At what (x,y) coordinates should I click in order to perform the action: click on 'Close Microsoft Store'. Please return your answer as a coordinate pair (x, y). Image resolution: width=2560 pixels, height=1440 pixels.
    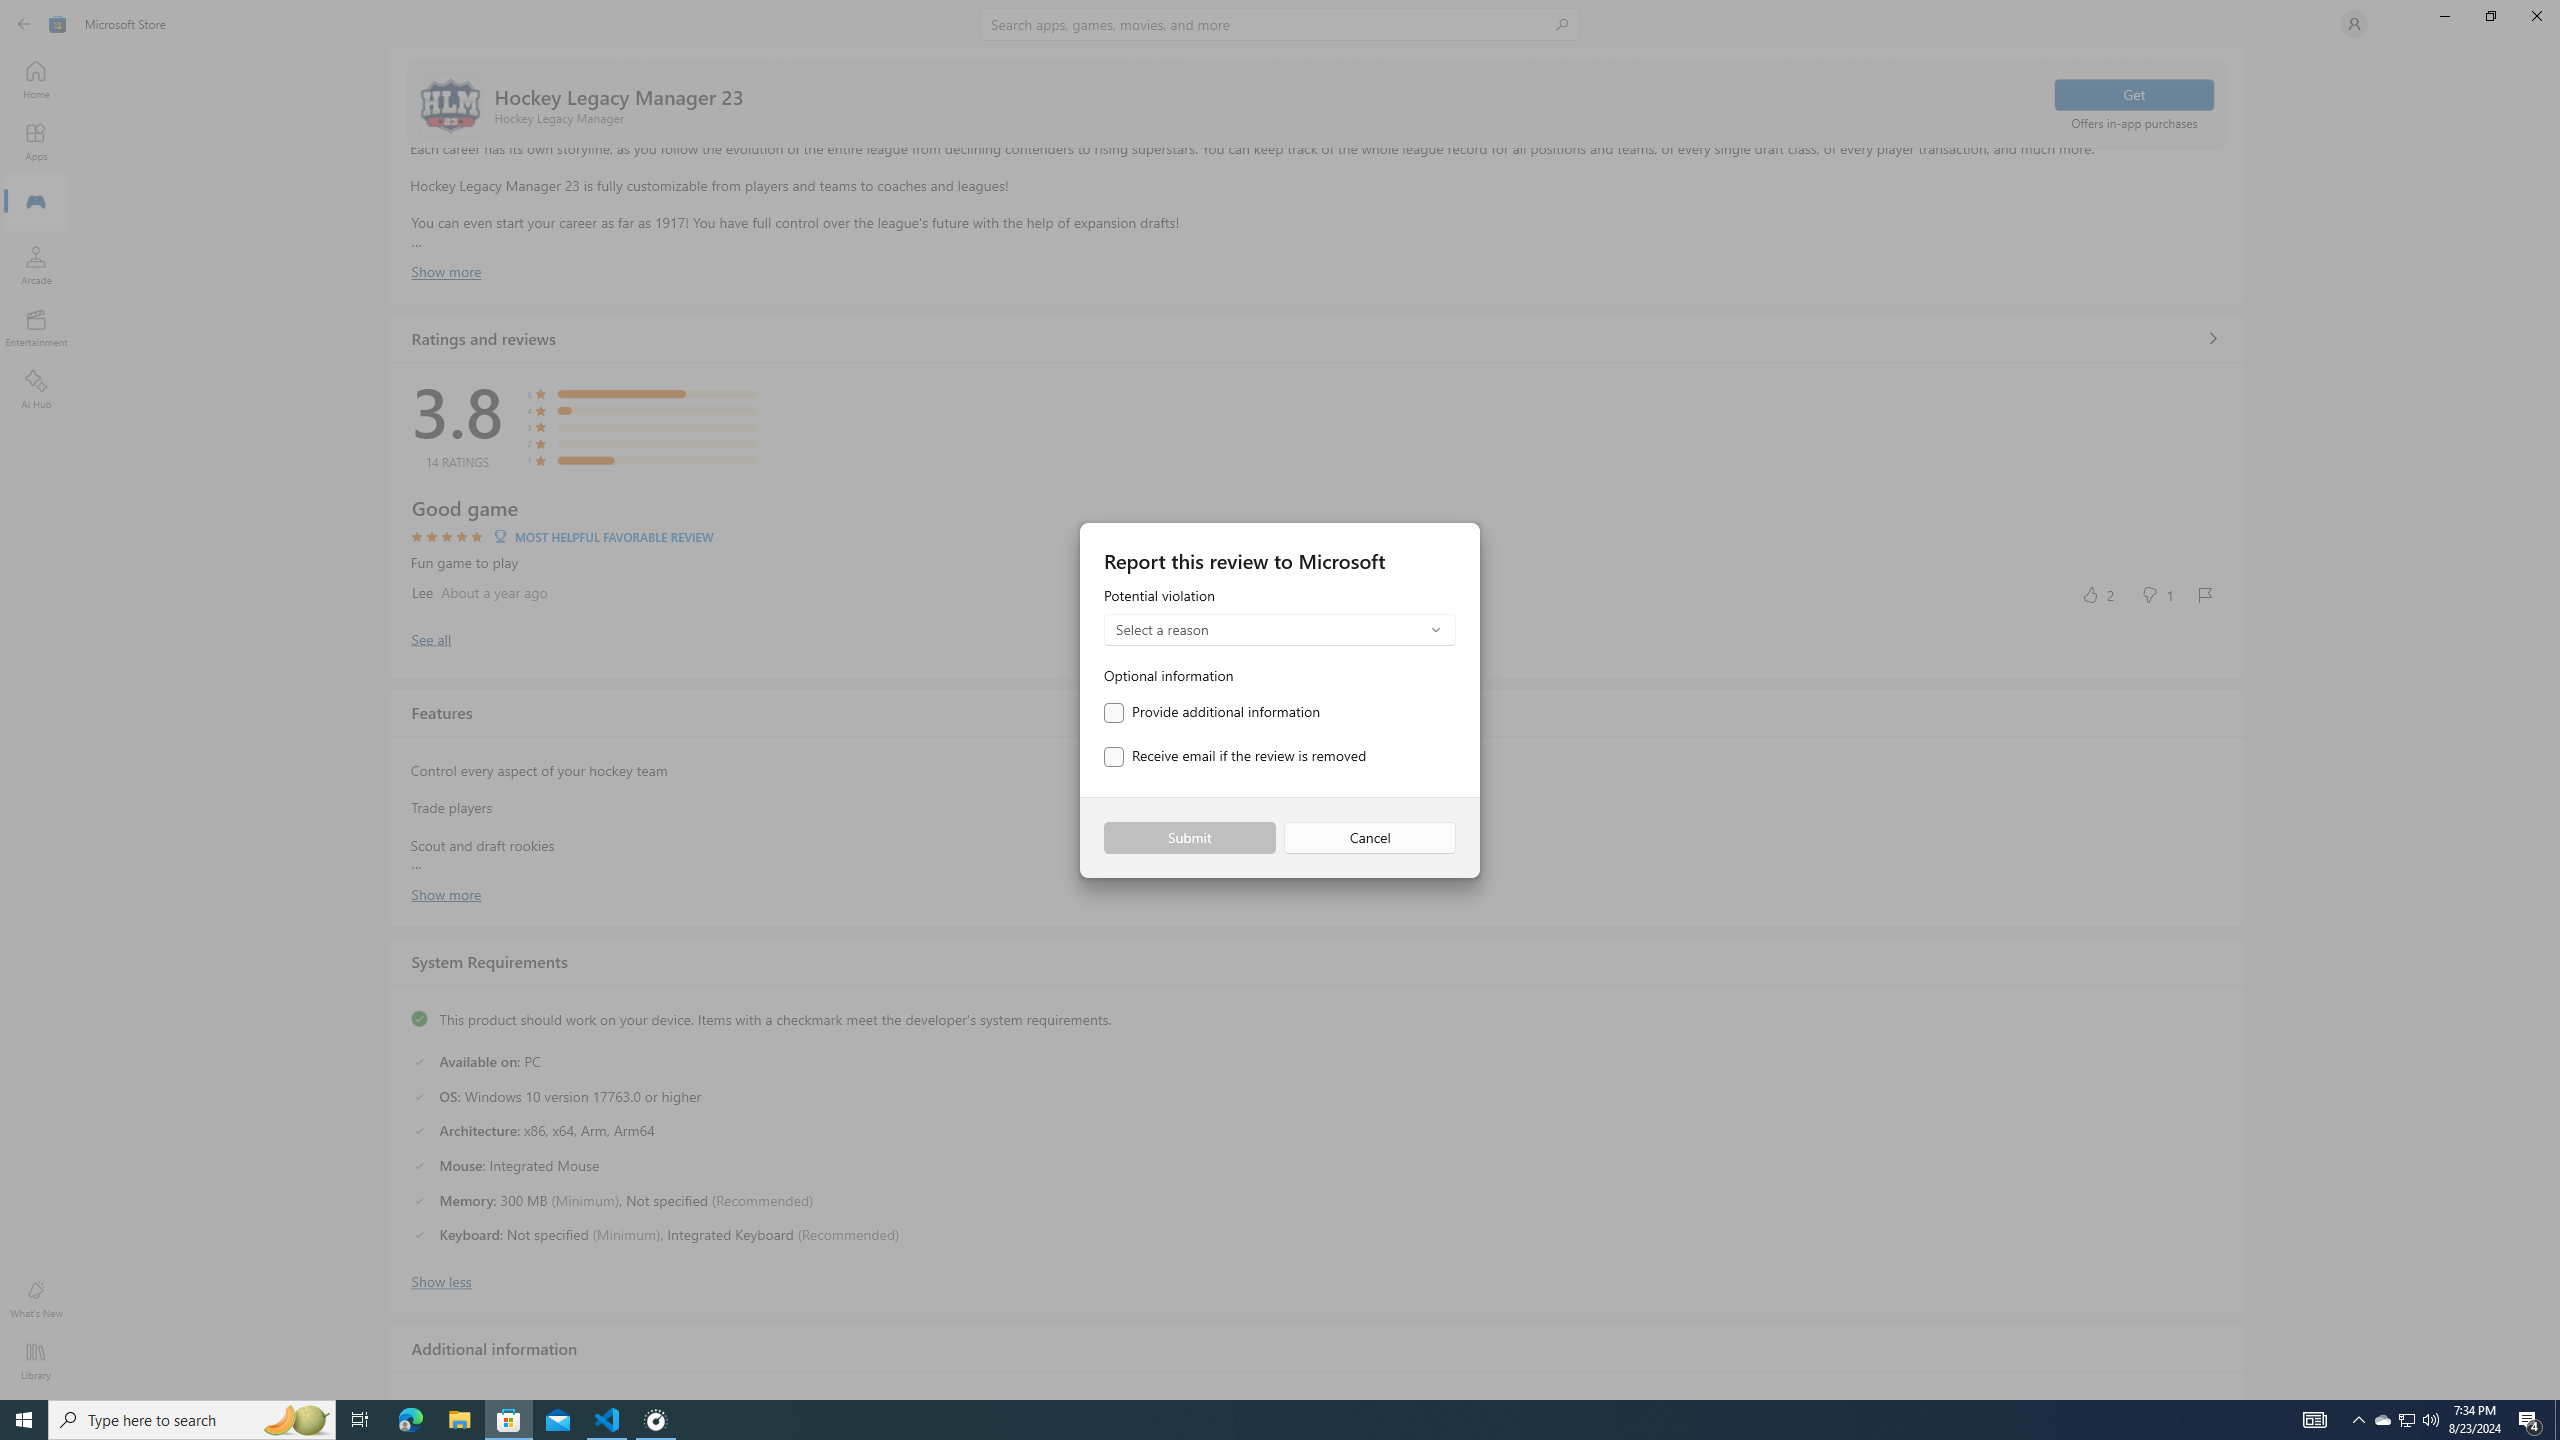
    Looking at the image, I should click on (2535, 15).